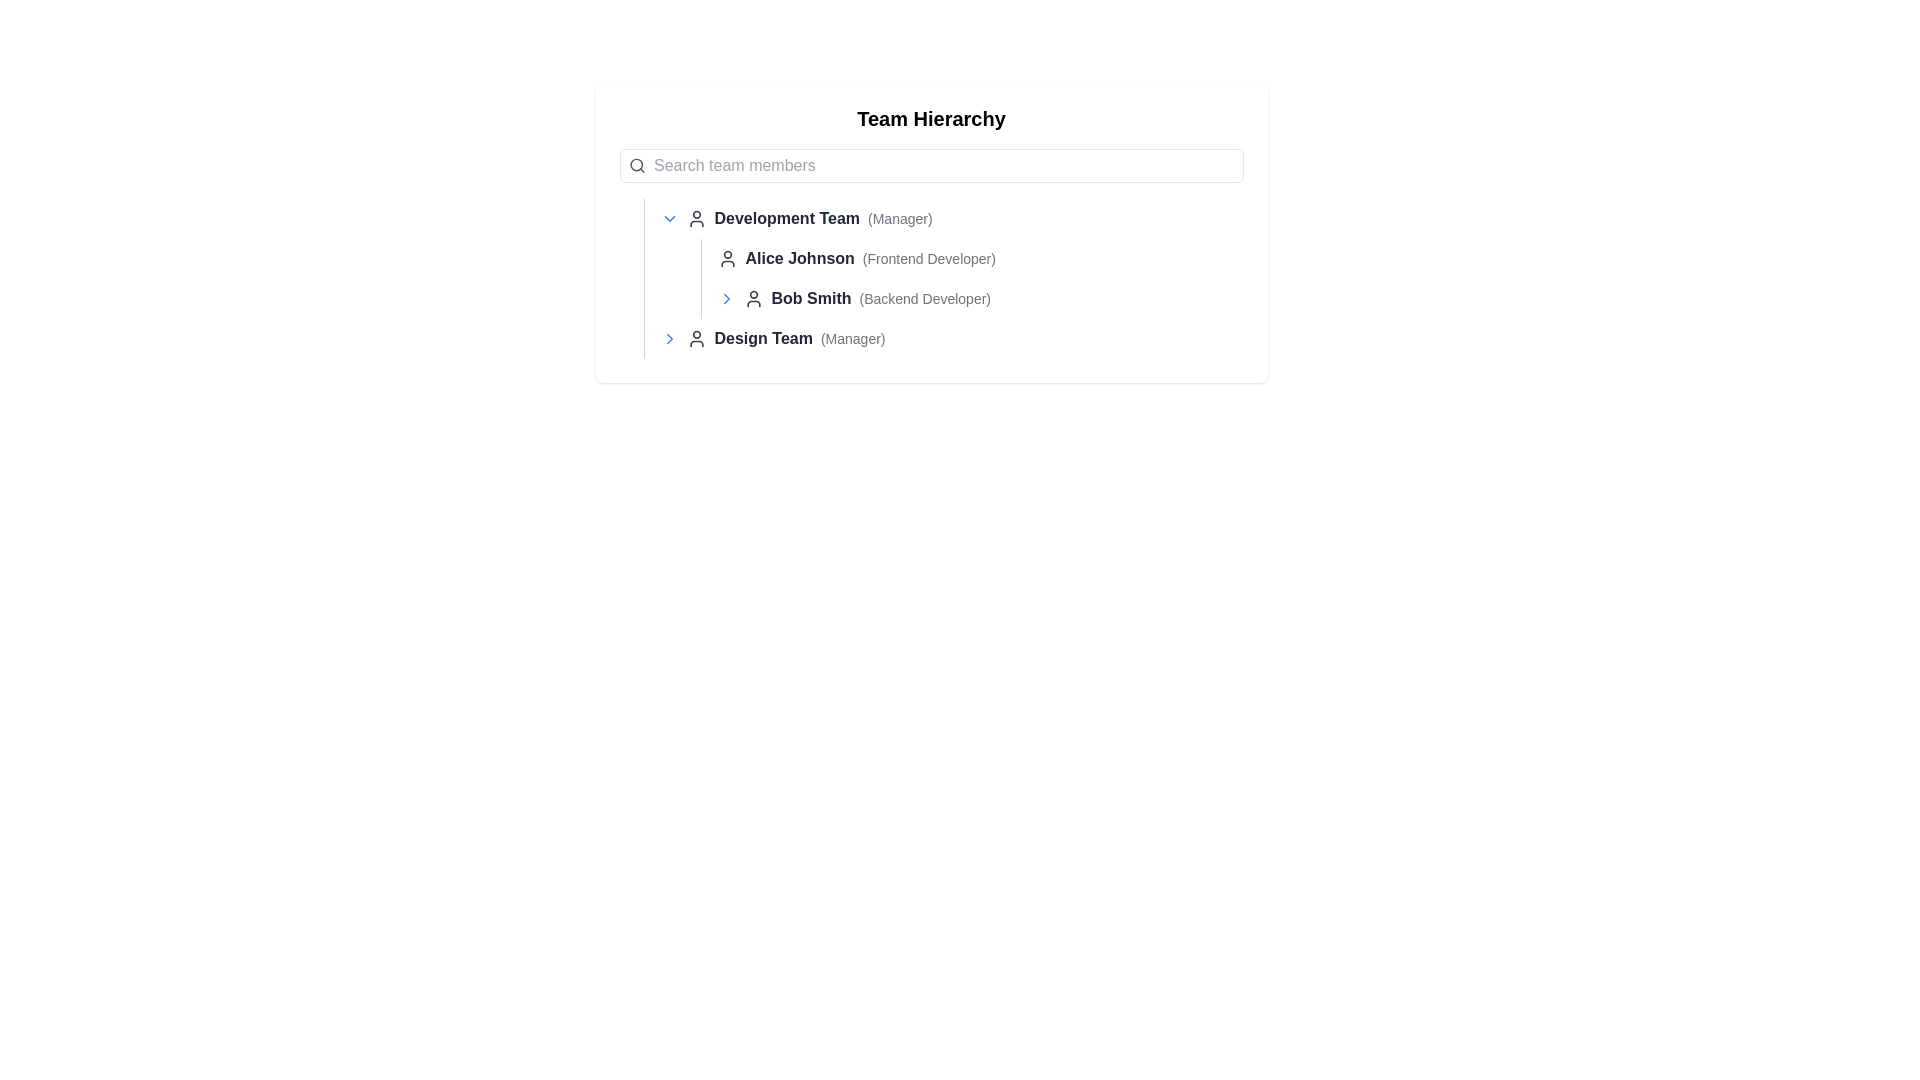 The height and width of the screenshot is (1080, 1920). What do you see at coordinates (811, 299) in the screenshot?
I see `the text label component displaying 'Bob Smith'` at bounding box center [811, 299].